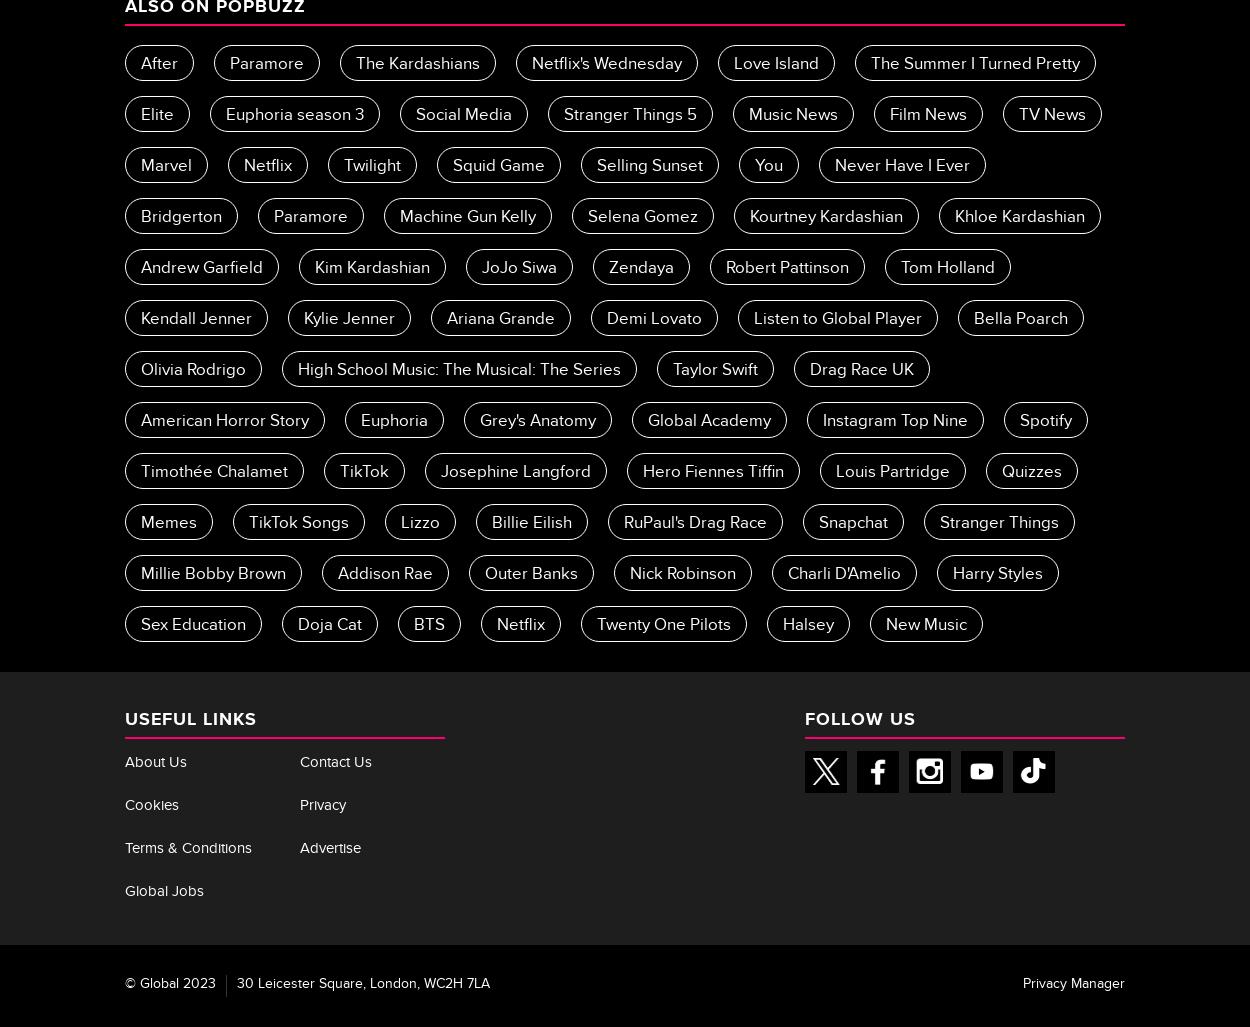 Image resolution: width=1250 pixels, height=1027 pixels. I want to click on 'Useful Links', so click(190, 717).